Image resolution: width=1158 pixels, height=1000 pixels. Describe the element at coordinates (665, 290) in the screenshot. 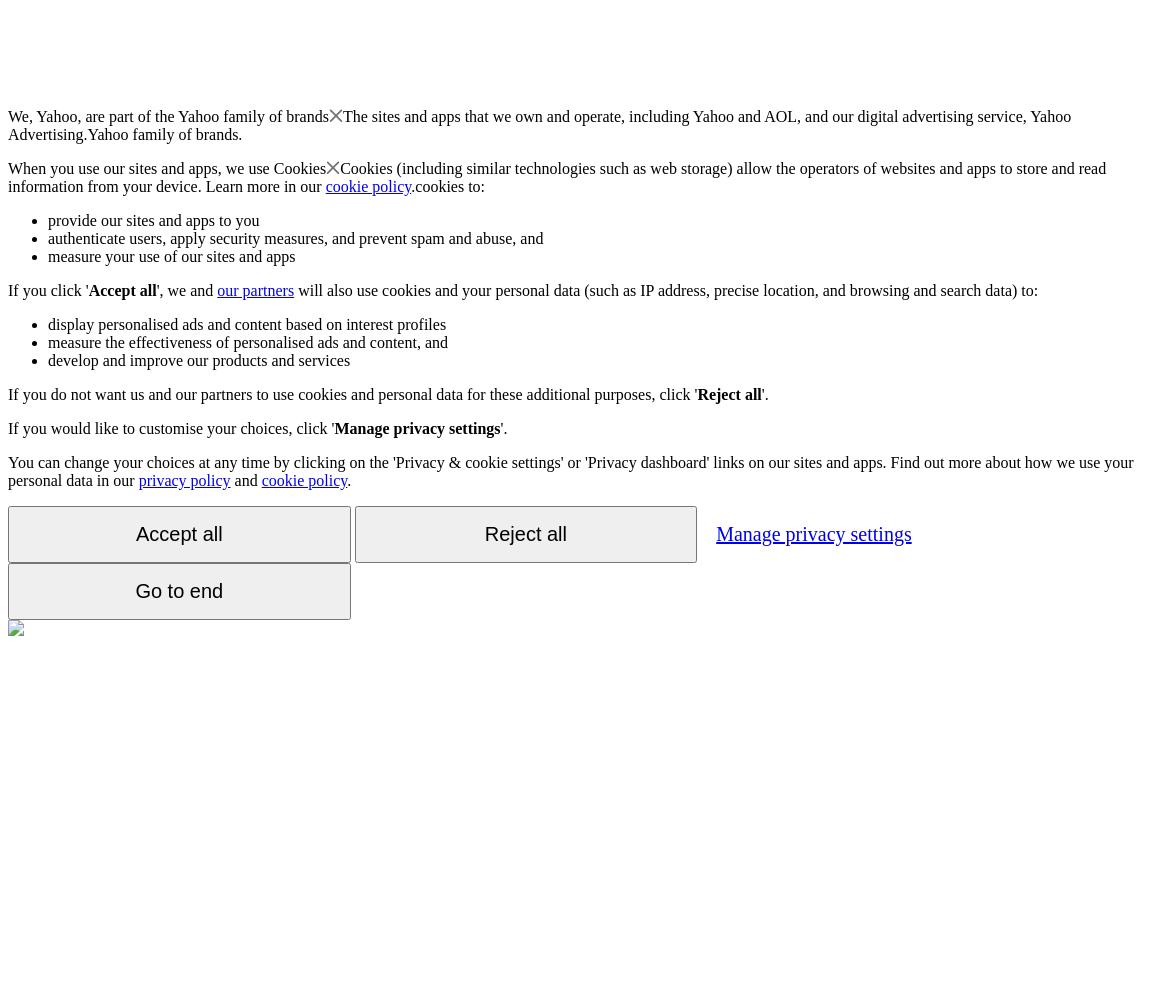

I see `'will also use cookies and your personal data (such as IP address, precise location, and browsing and search data) to:'` at that location.